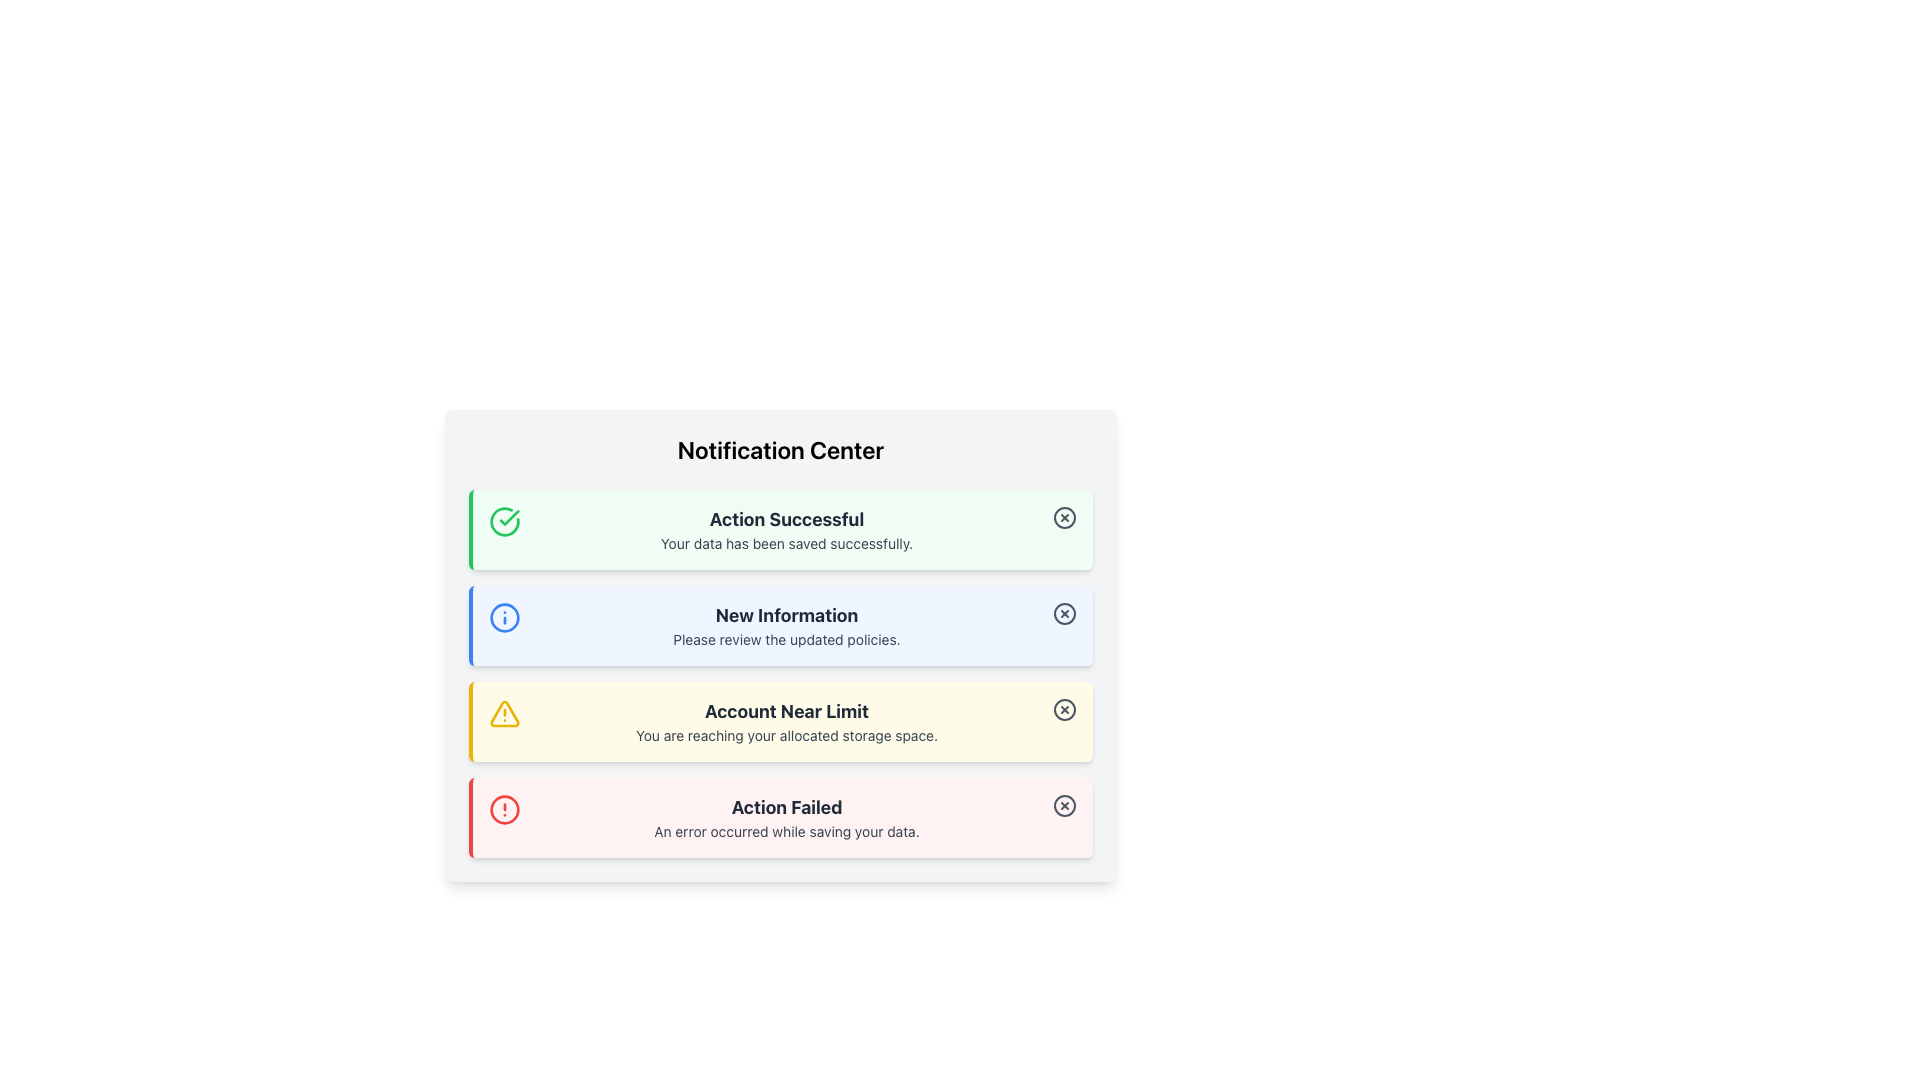 This screenshot has width=1920, height=1080. Describe the element at coordinates (504, 810) in the screenshot. I see `the SVG graphic icon indicating an error or alert associated with the 'Action Failed' notification in the notification center interface` at that location.